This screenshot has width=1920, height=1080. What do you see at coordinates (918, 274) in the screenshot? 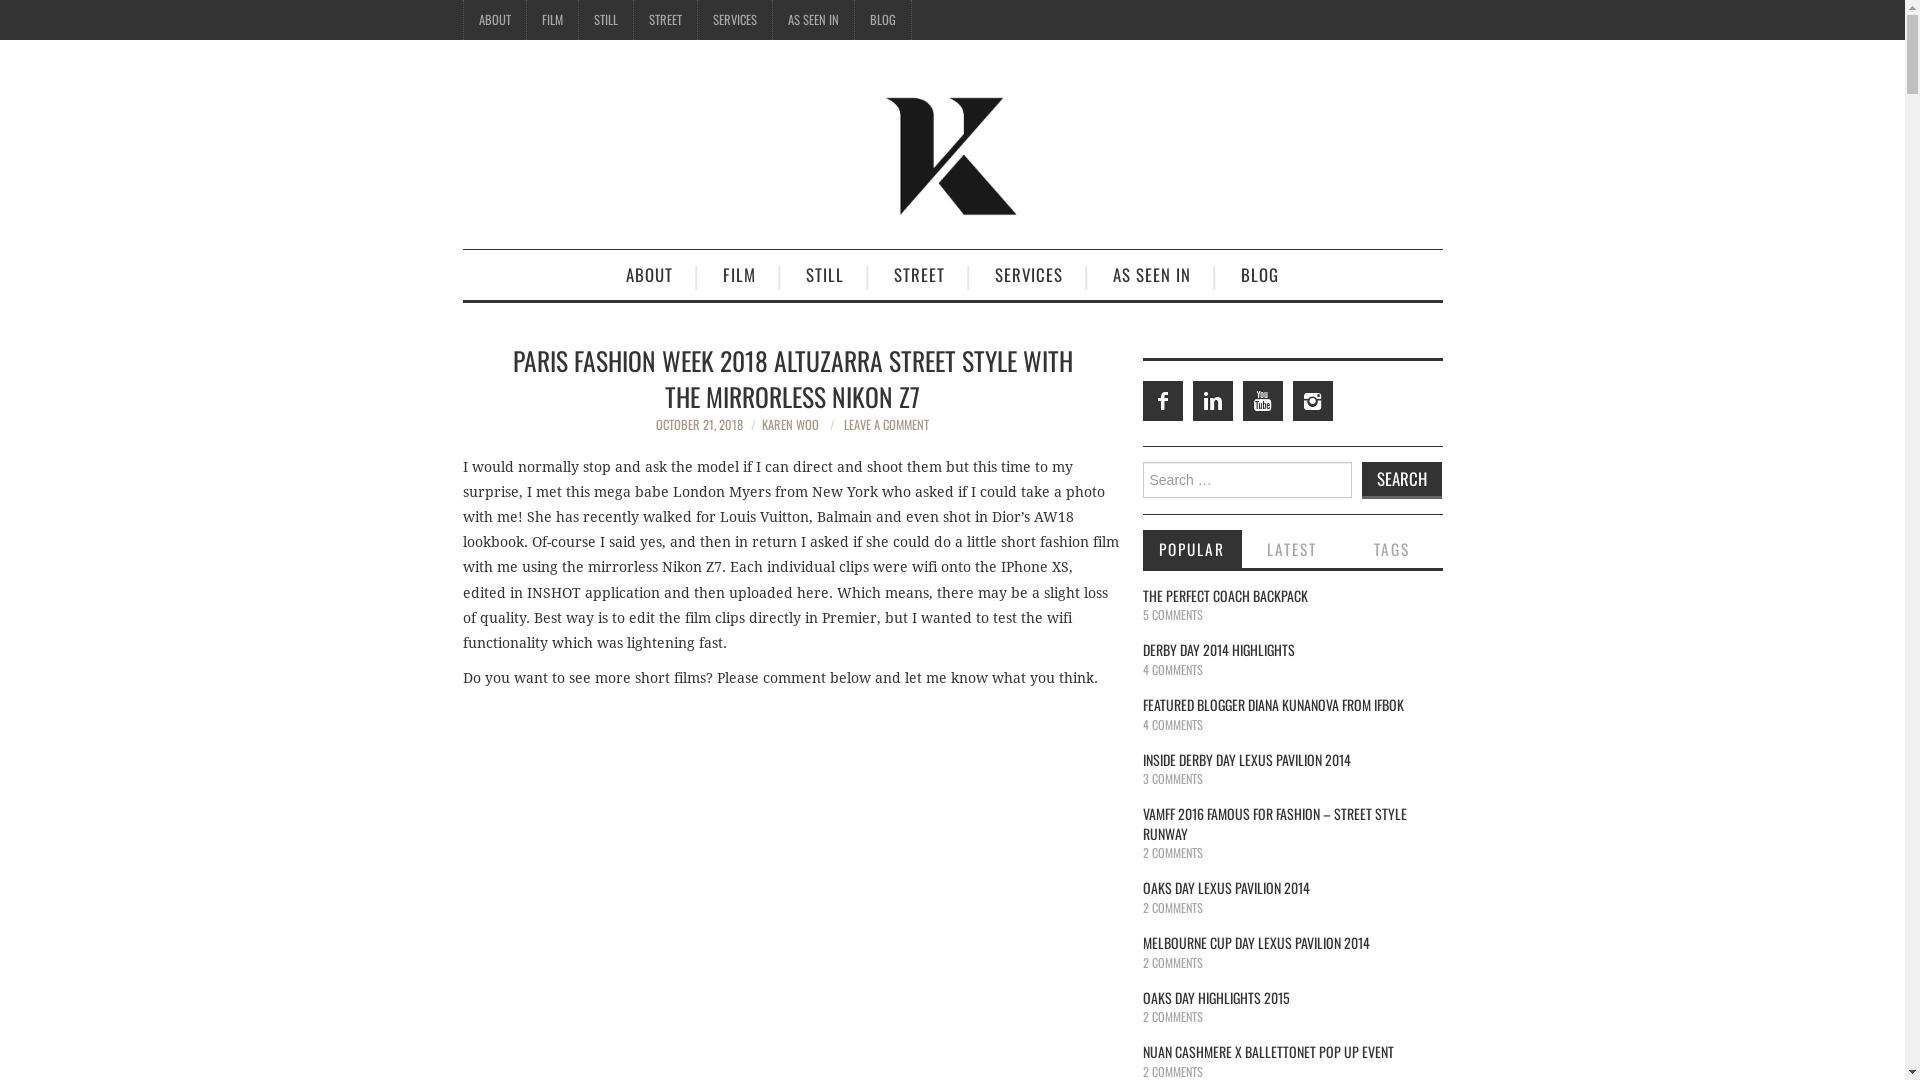
I see `'STREET'` at bounding box center [918, 274].